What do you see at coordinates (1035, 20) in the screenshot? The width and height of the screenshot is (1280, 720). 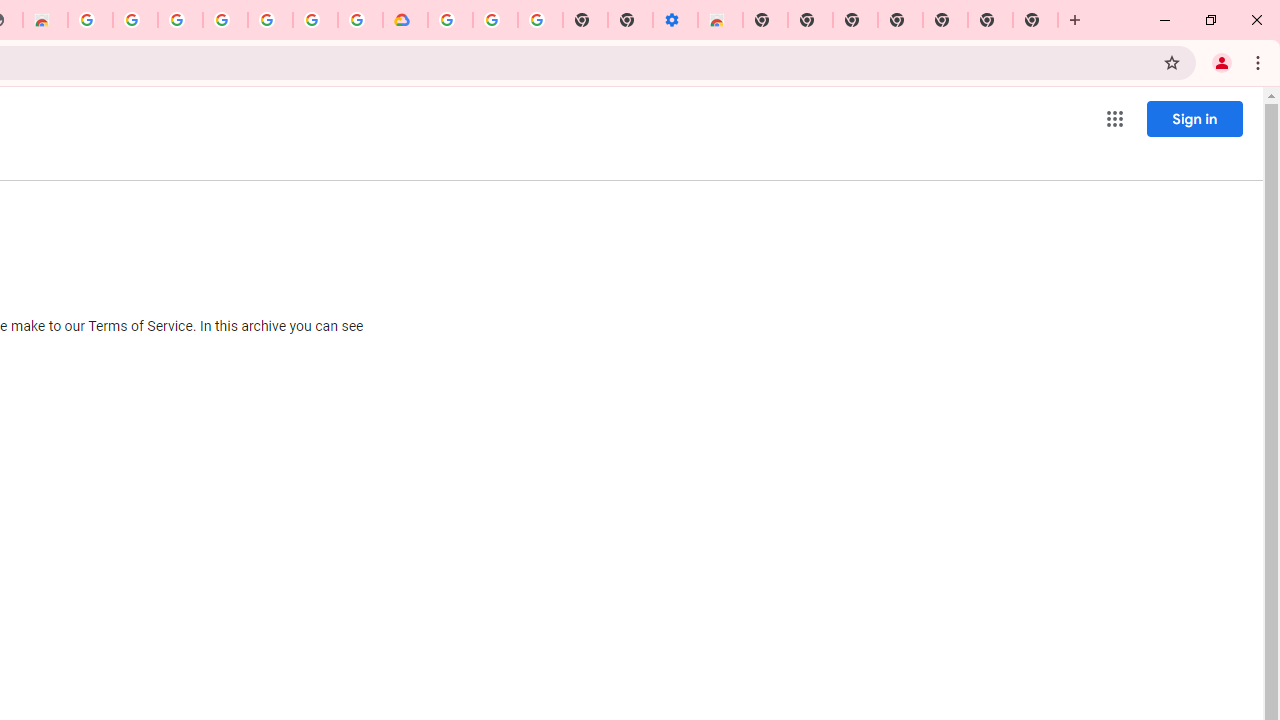 I see `'New Tab'` at bounding box center [1035, 20].